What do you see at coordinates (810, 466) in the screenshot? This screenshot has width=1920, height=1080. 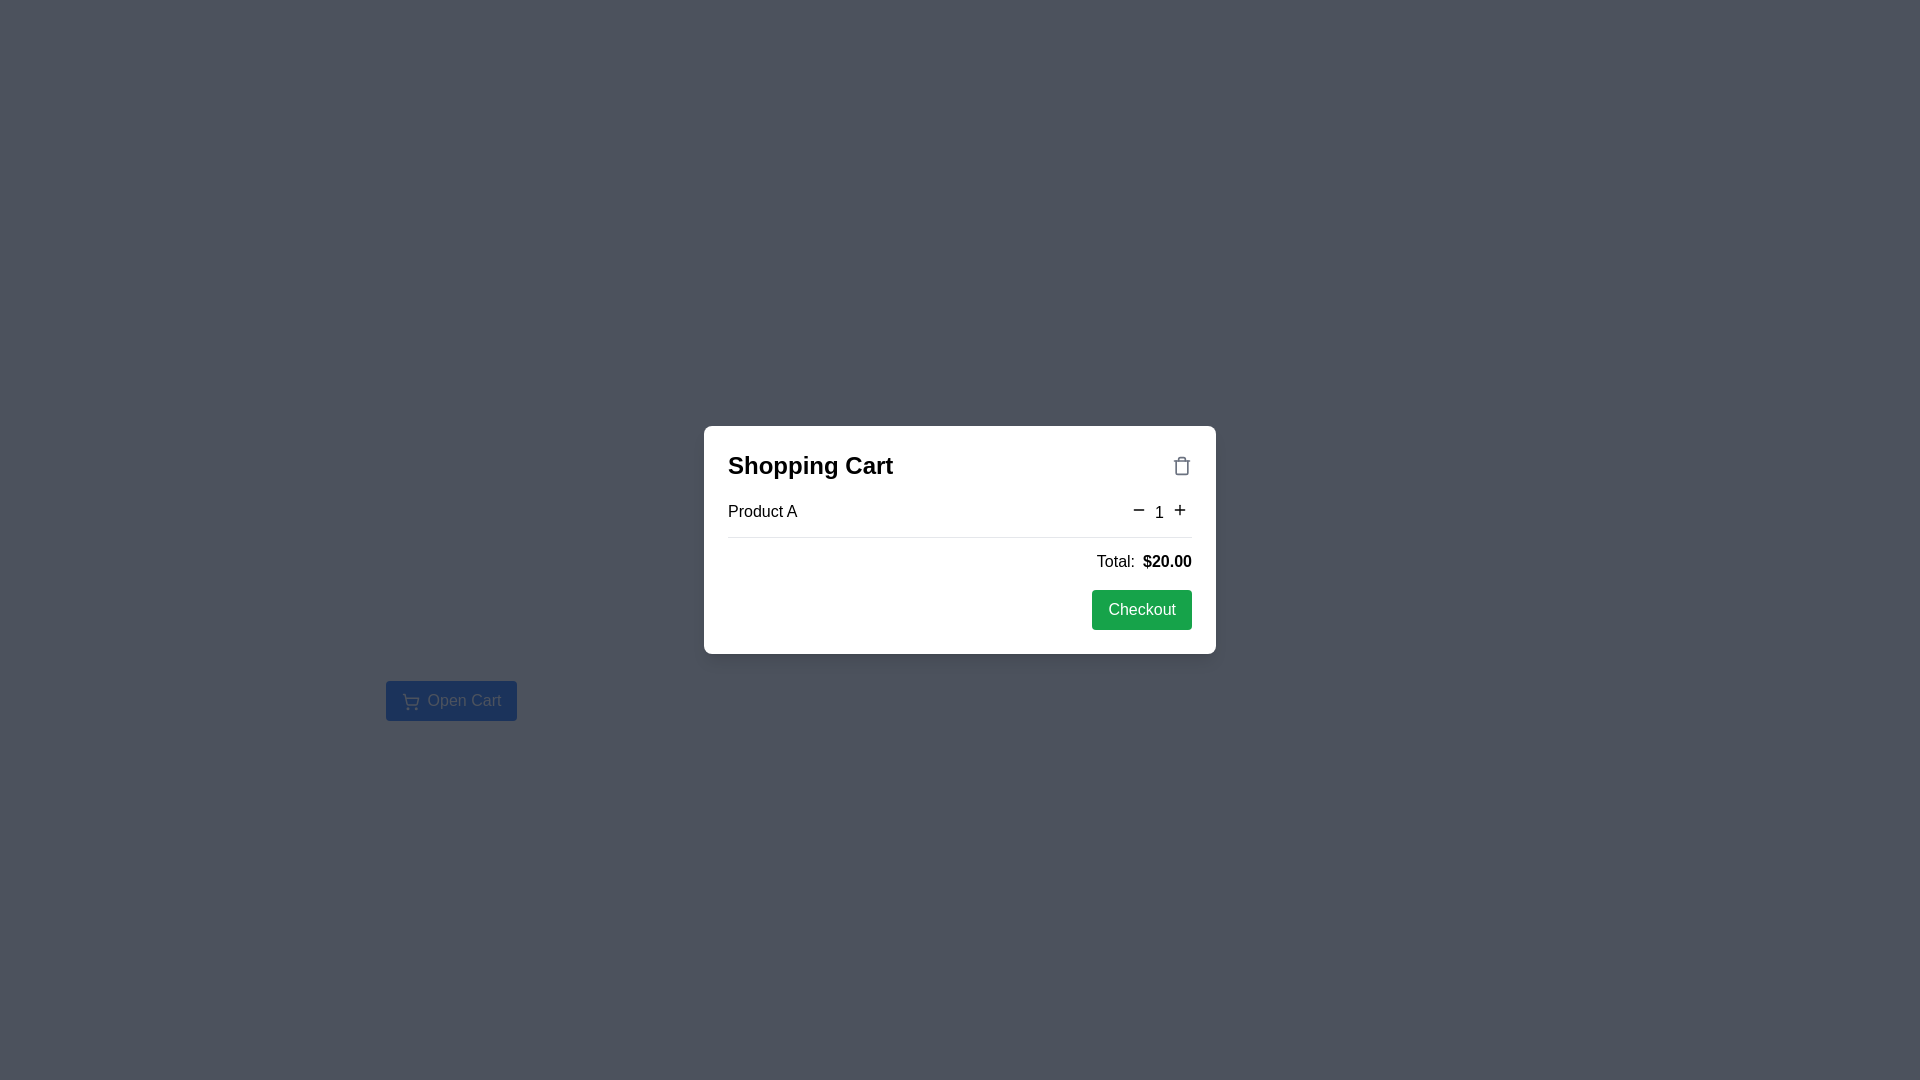 I see `the static text heading located in the top-left corner of the white card interface, which serves as the title for the section below` at bounding box center [810, 466].